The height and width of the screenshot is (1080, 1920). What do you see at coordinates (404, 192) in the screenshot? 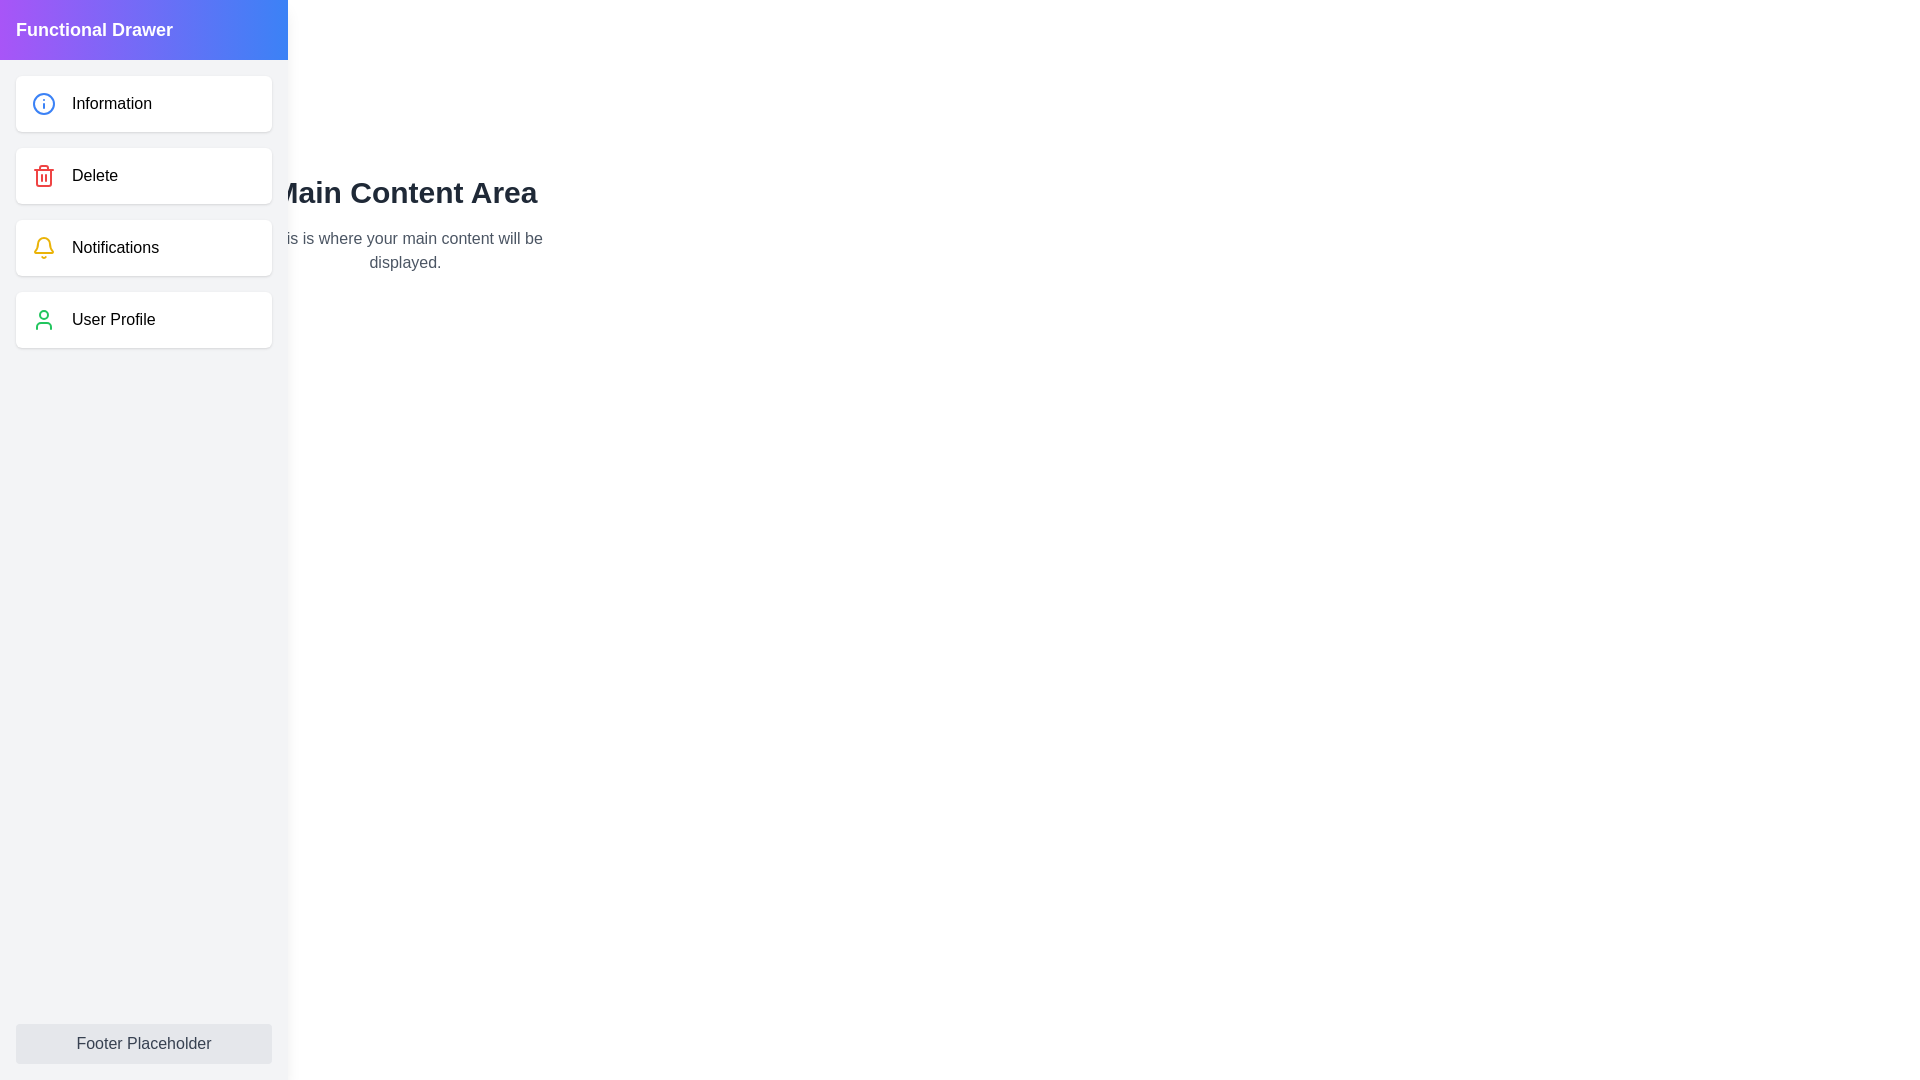
I see `header text element which serves as the title for the main content area, centered above the descriptive text` at bounding box center [404, 192].